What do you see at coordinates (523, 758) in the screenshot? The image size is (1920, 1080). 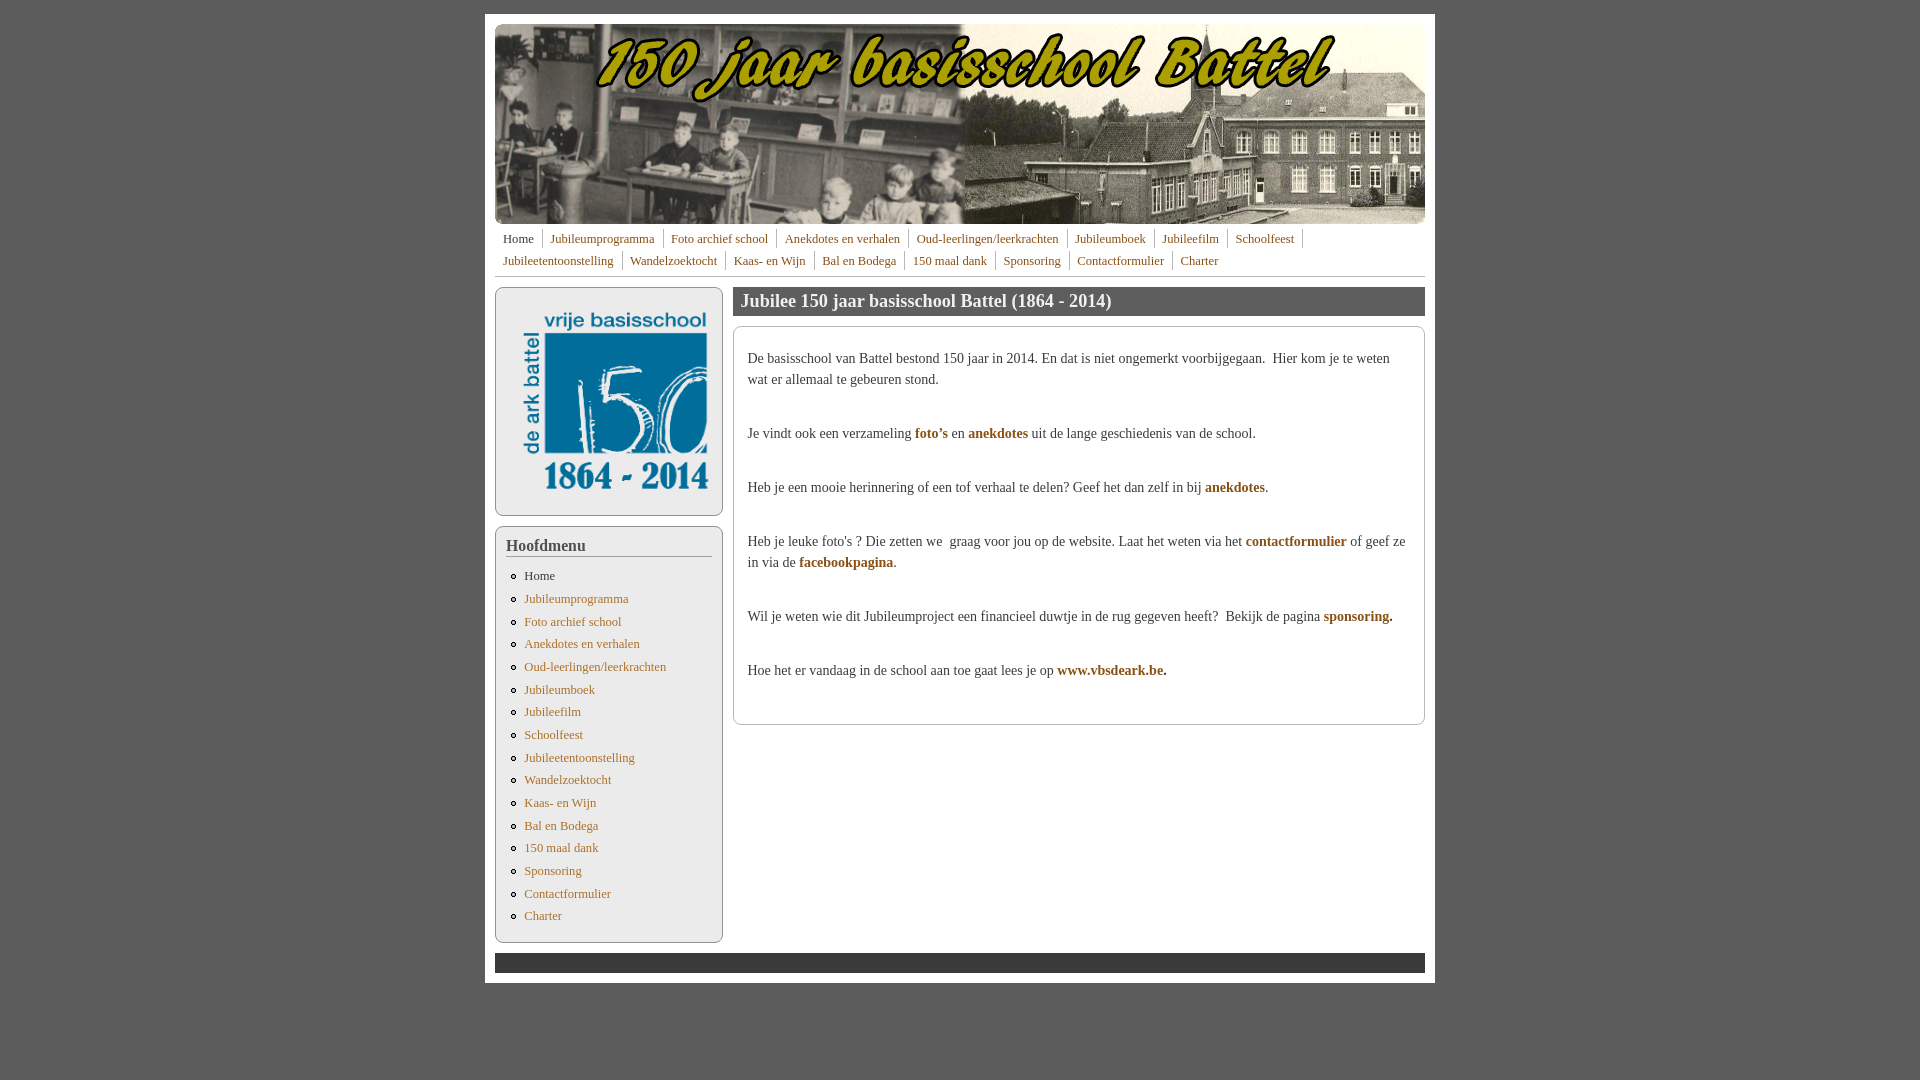 I see `'Jubileetentoonstelling'` at bounding box center [523, 758].